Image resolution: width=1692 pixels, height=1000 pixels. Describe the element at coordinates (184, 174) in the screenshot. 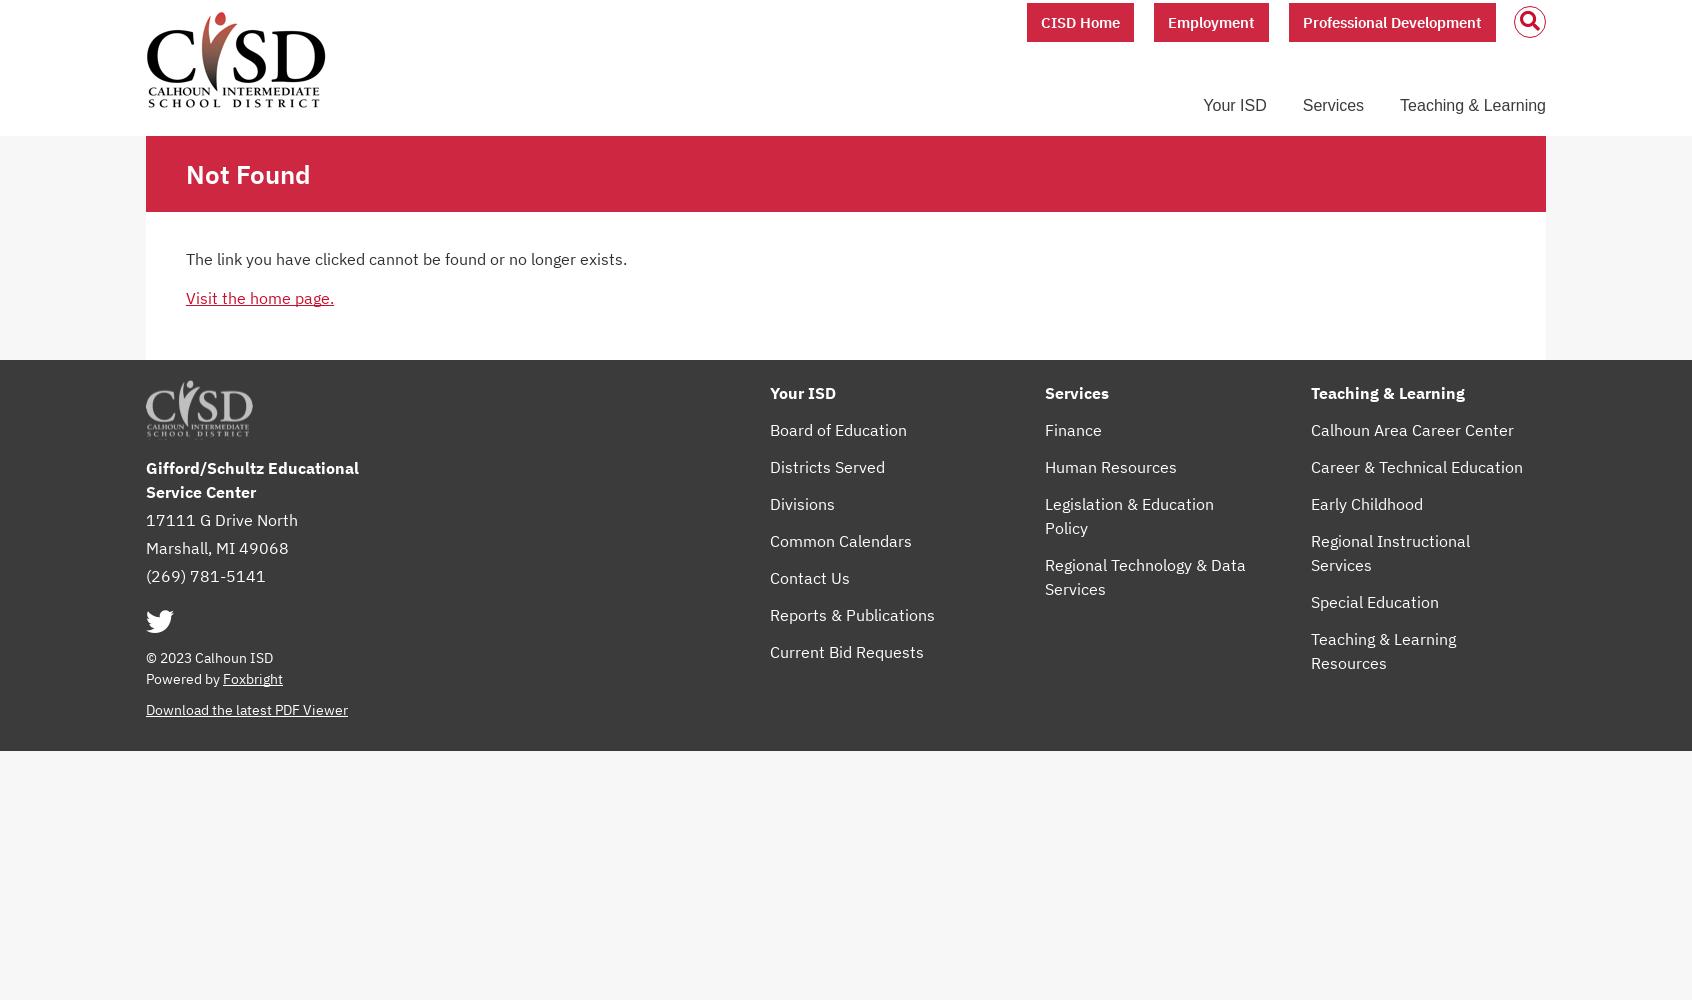

I see `'Not Found'` at that location.